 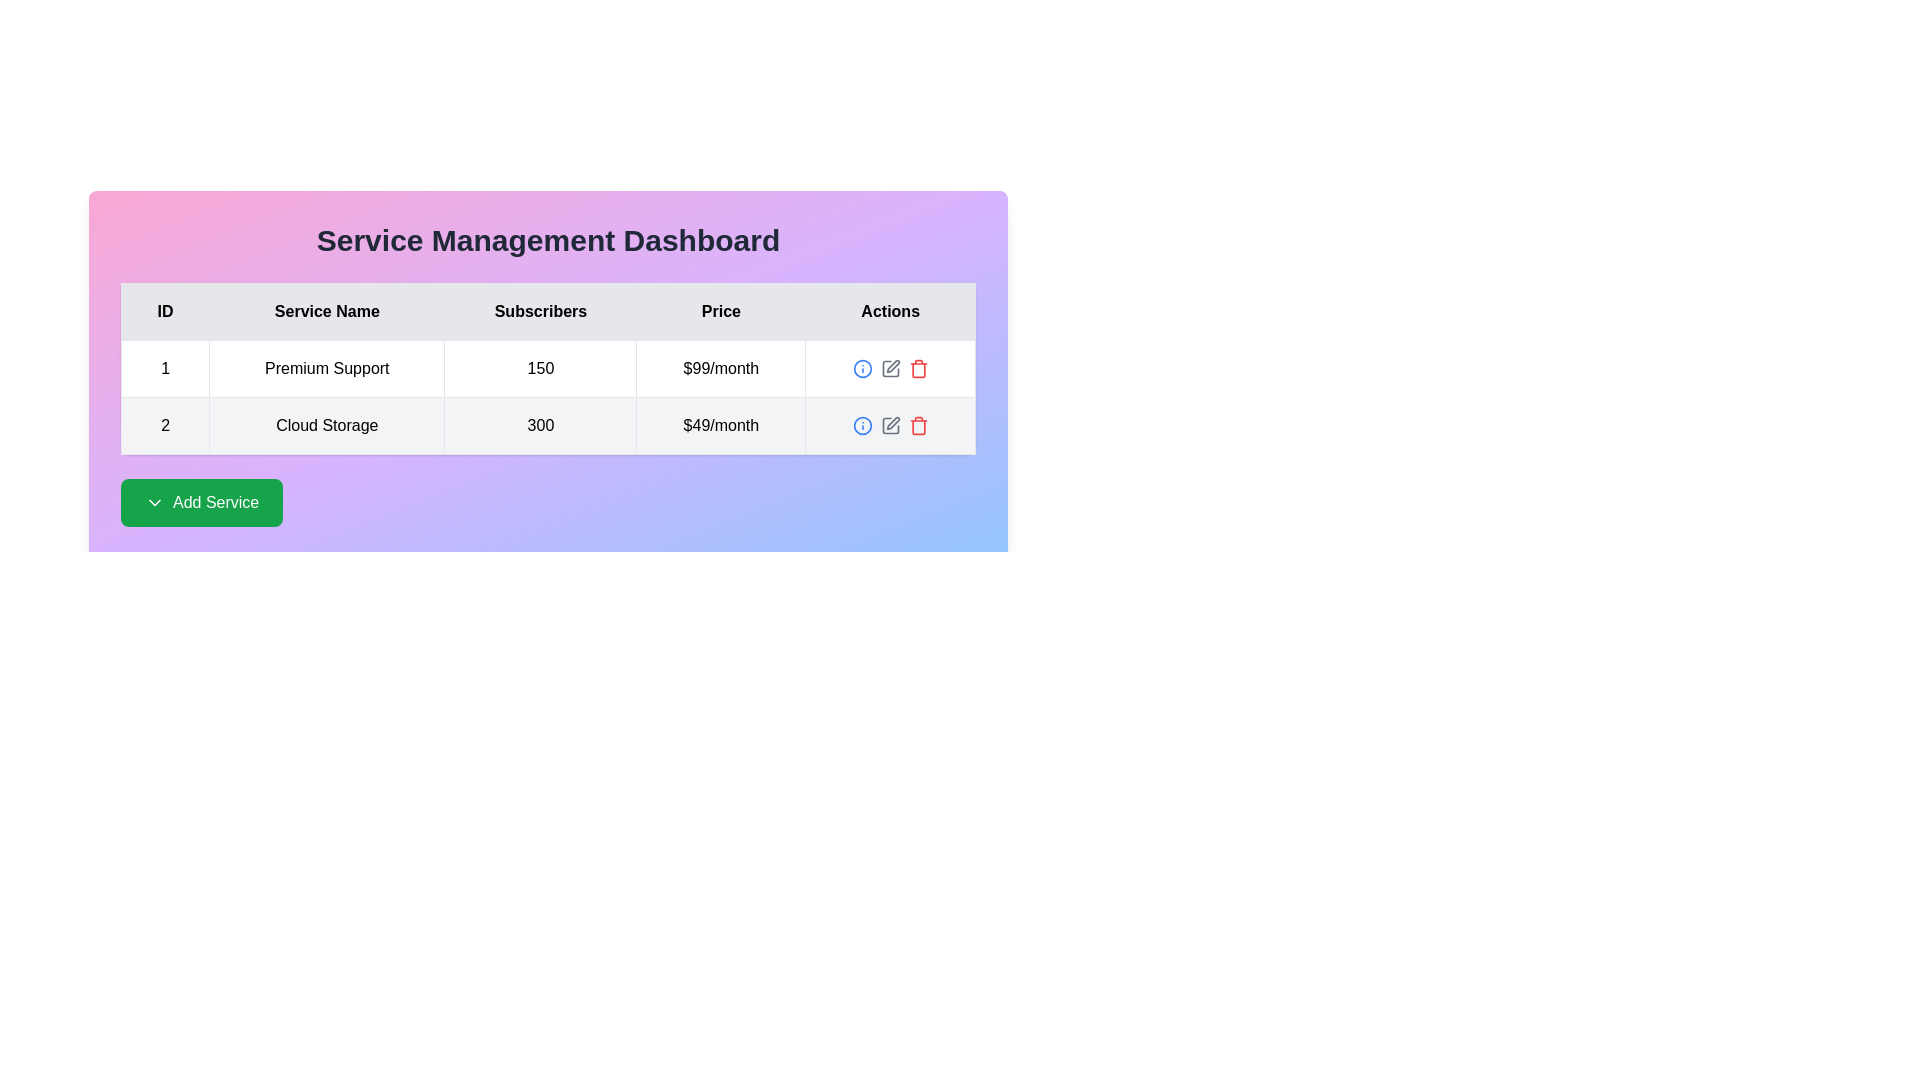 What do you see at coordinates (202, 501) in the screenshot?
I see `the 'Add Service' button with a green background and white text by` at bounding box center [202, 501].